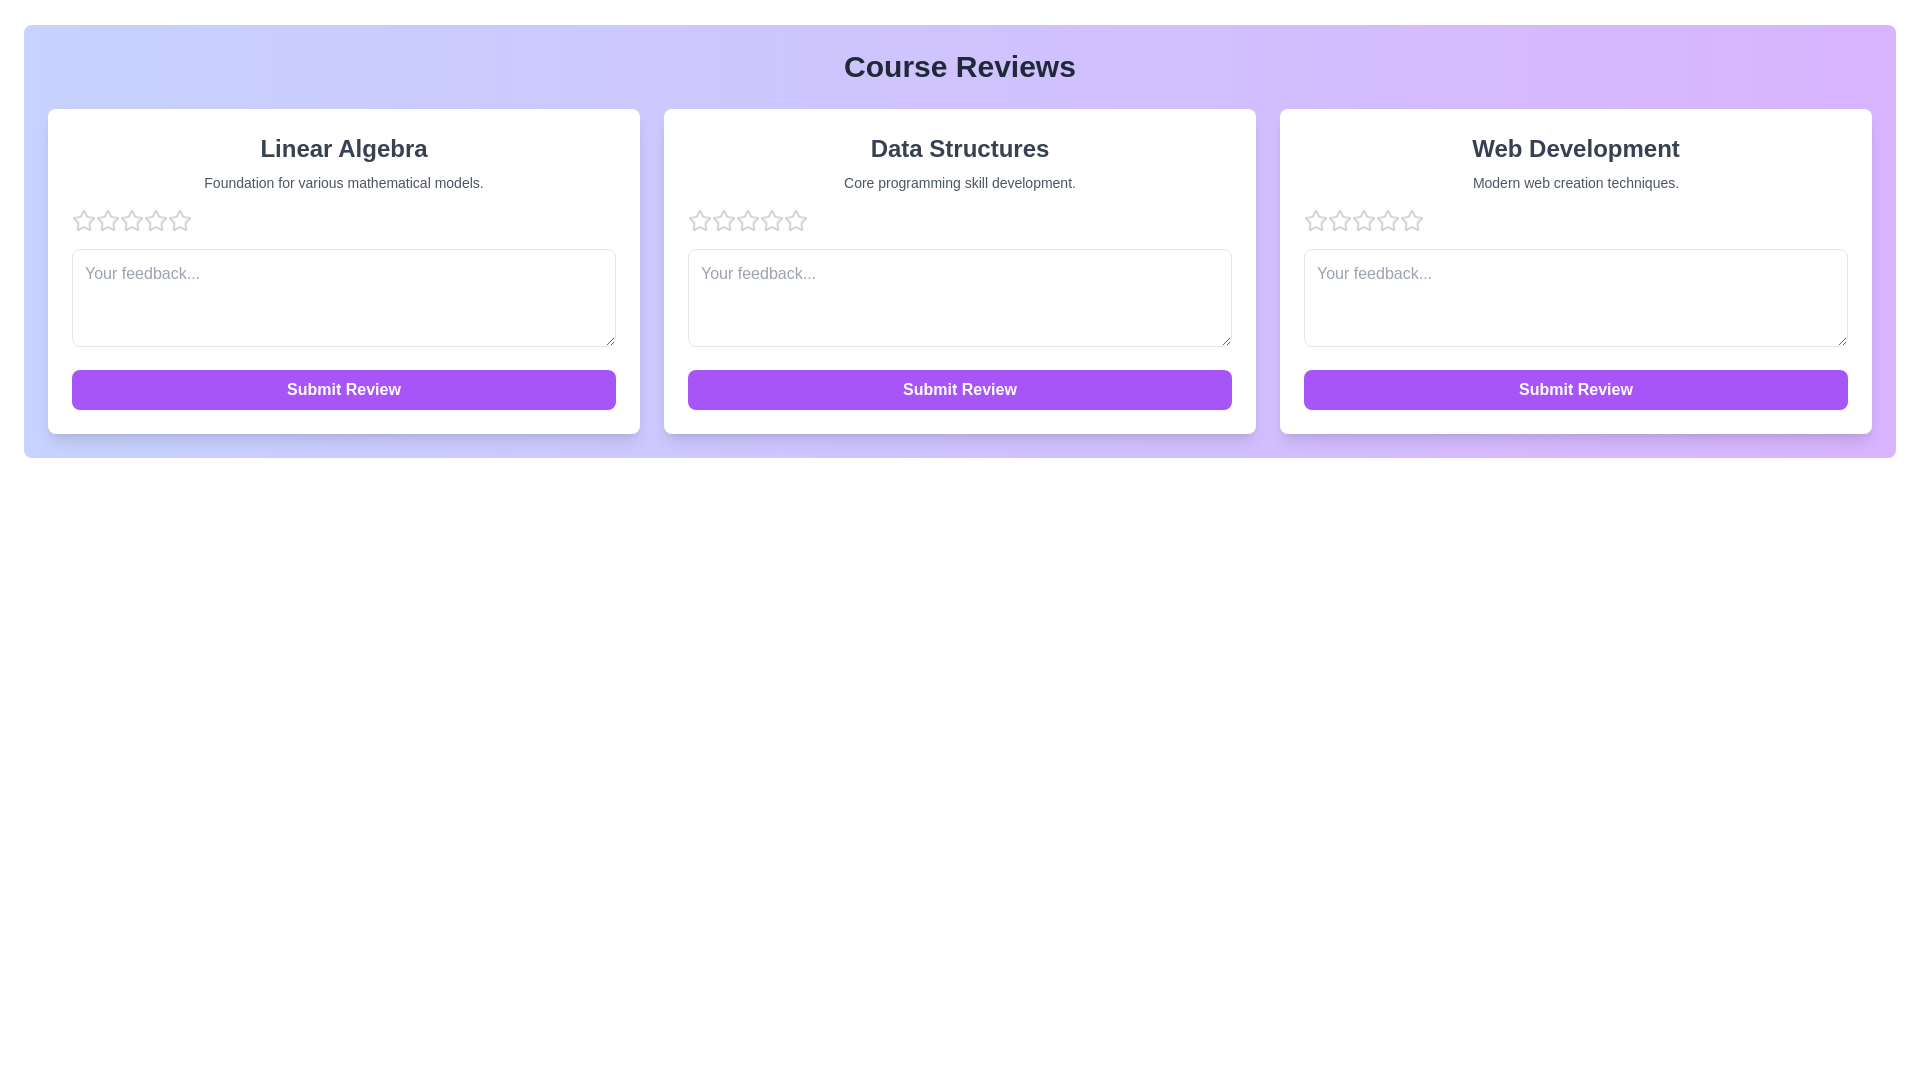 The image size is (1920, 1080). I want to click on the course card for Linear Algebra, so click(344, 271).